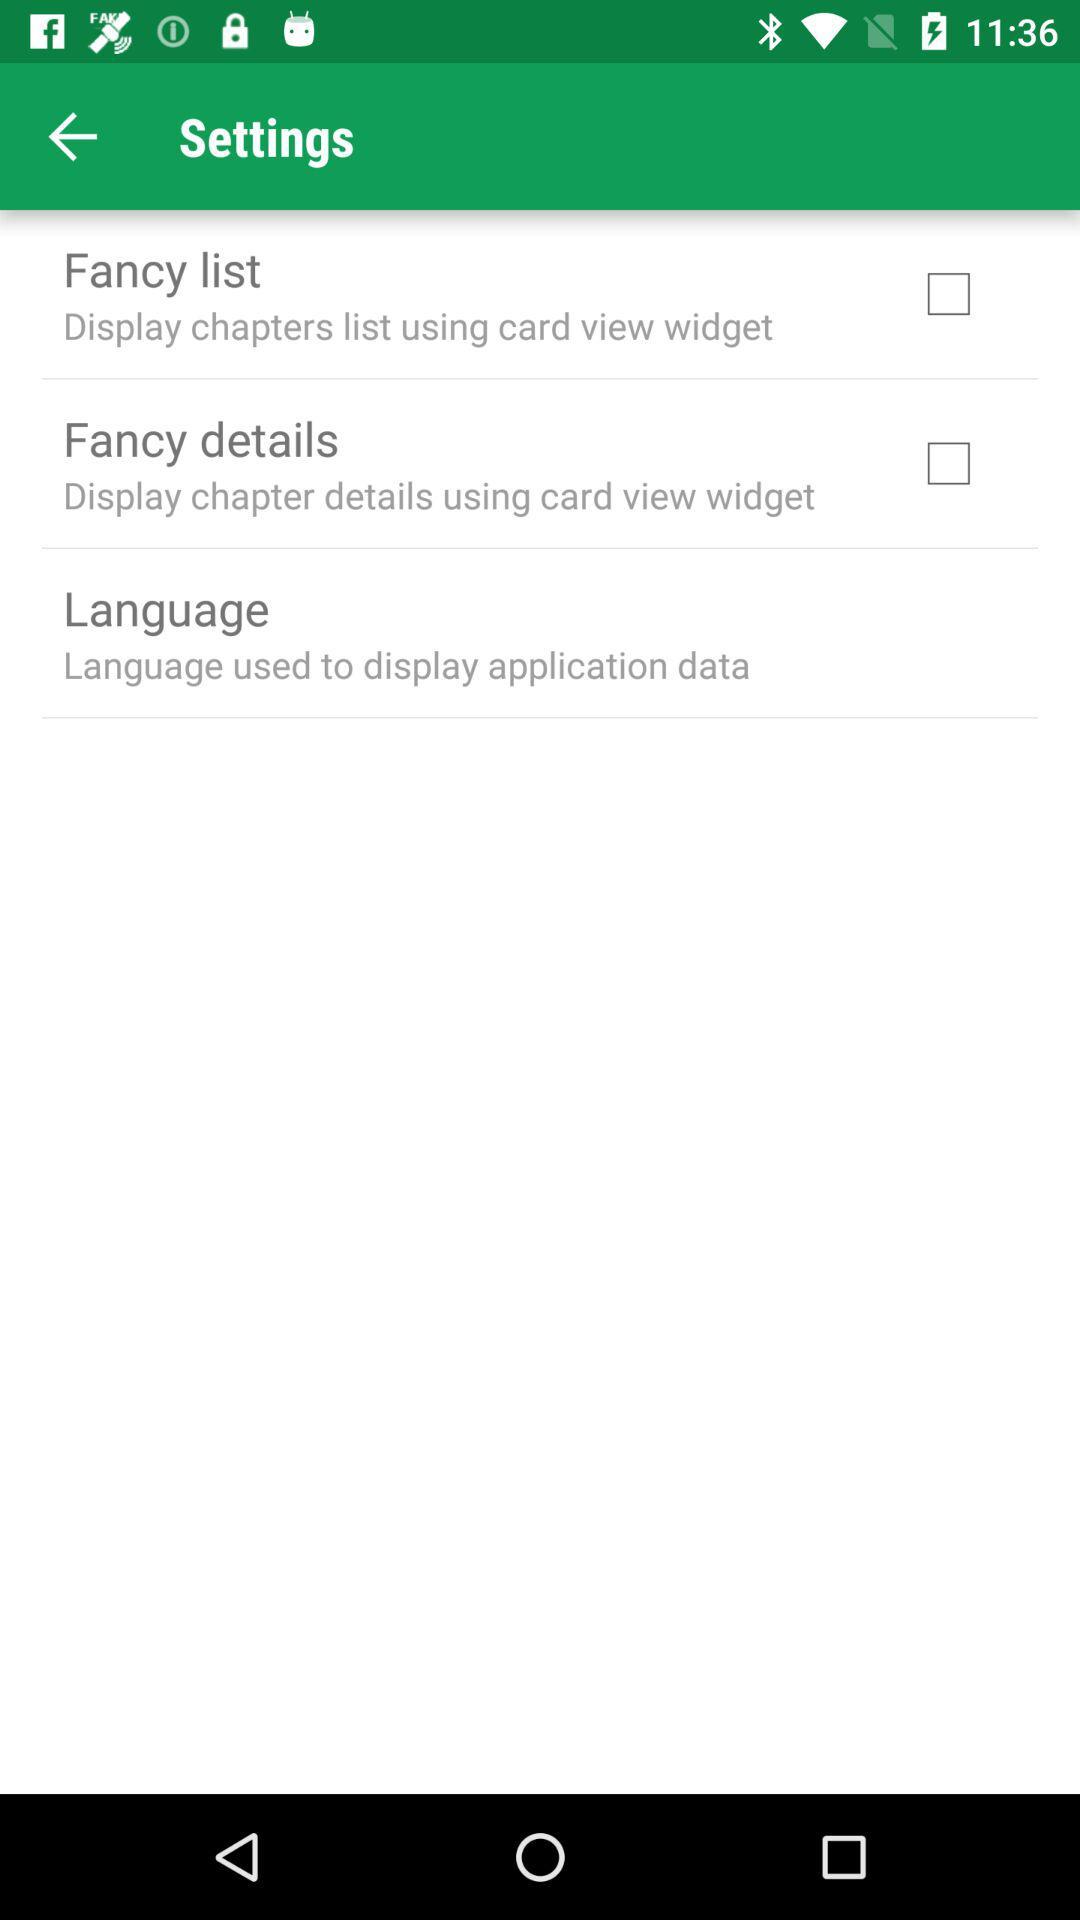  Describe the element at coordinates (72, 135) in the screenshot. I see `app above fancy list app` at that location.